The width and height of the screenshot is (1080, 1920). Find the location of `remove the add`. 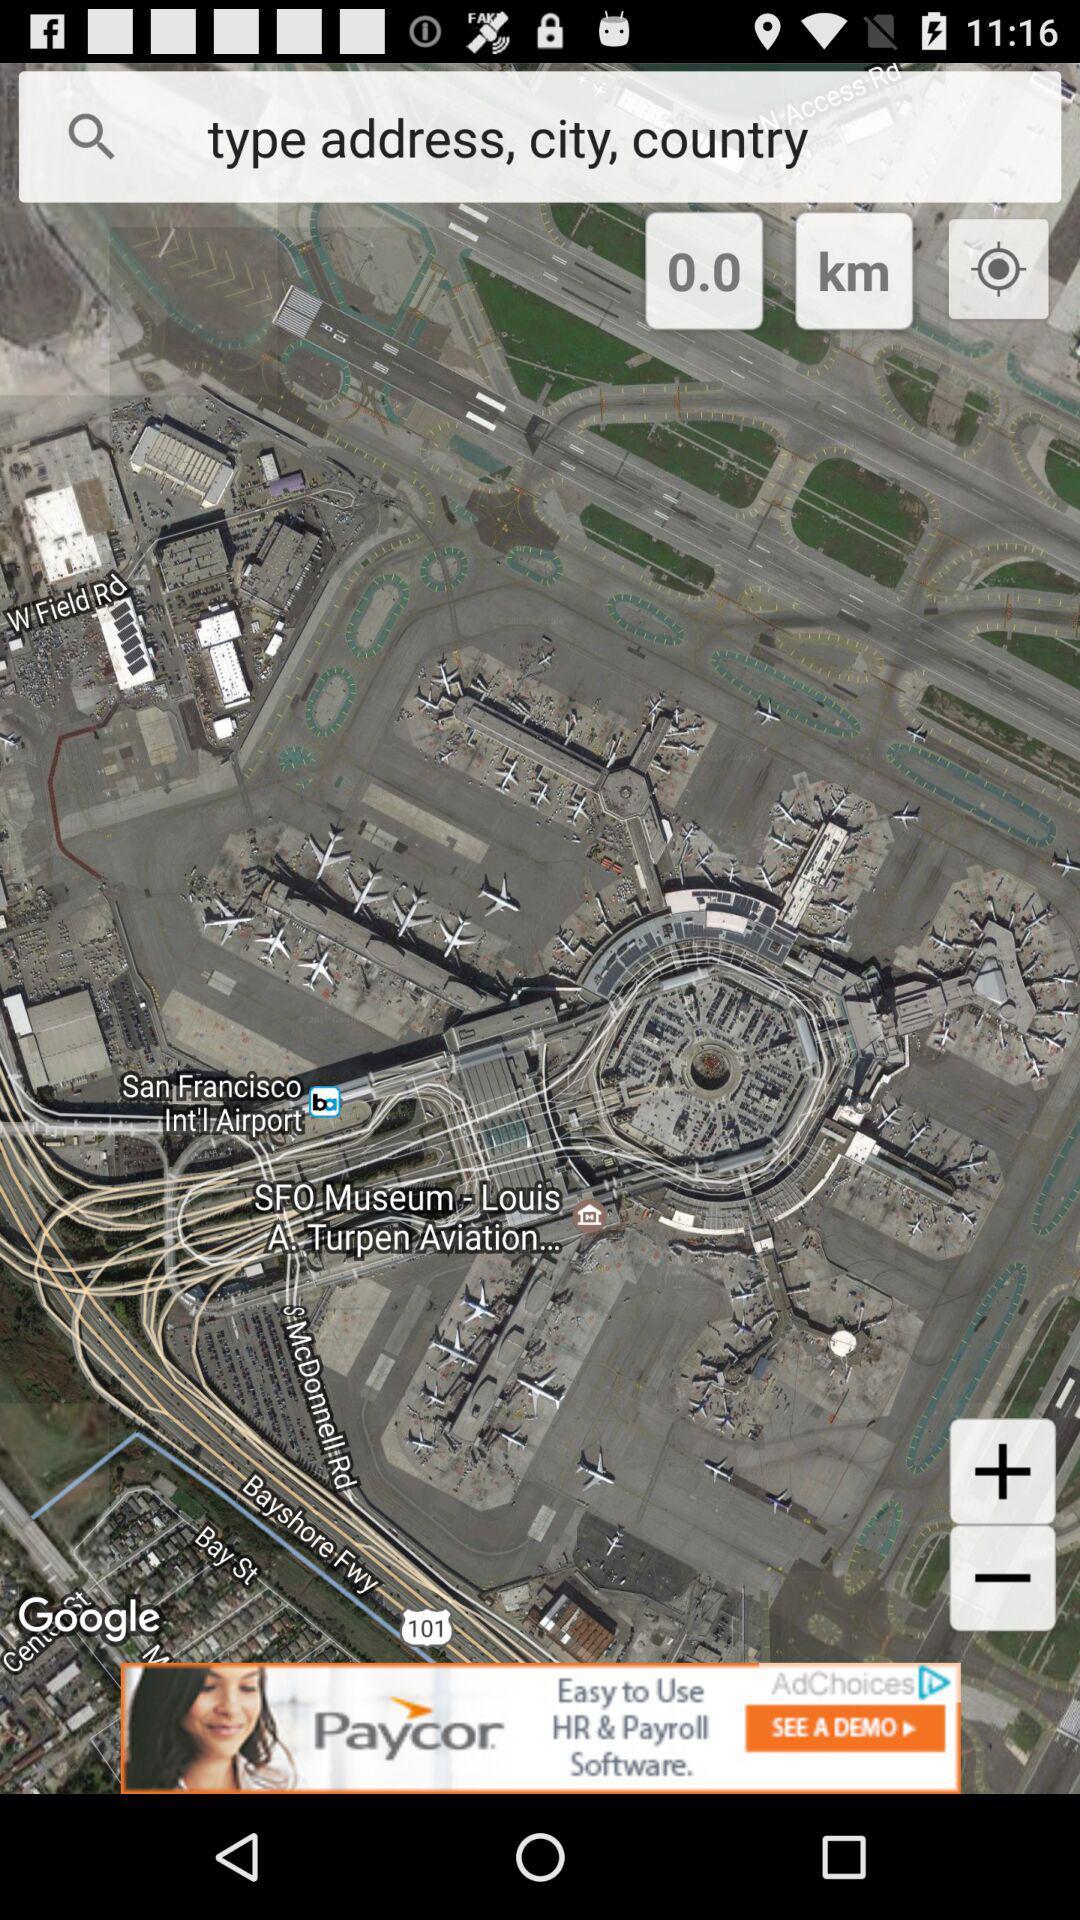

remove the add is located at coordinates (540, 1727).